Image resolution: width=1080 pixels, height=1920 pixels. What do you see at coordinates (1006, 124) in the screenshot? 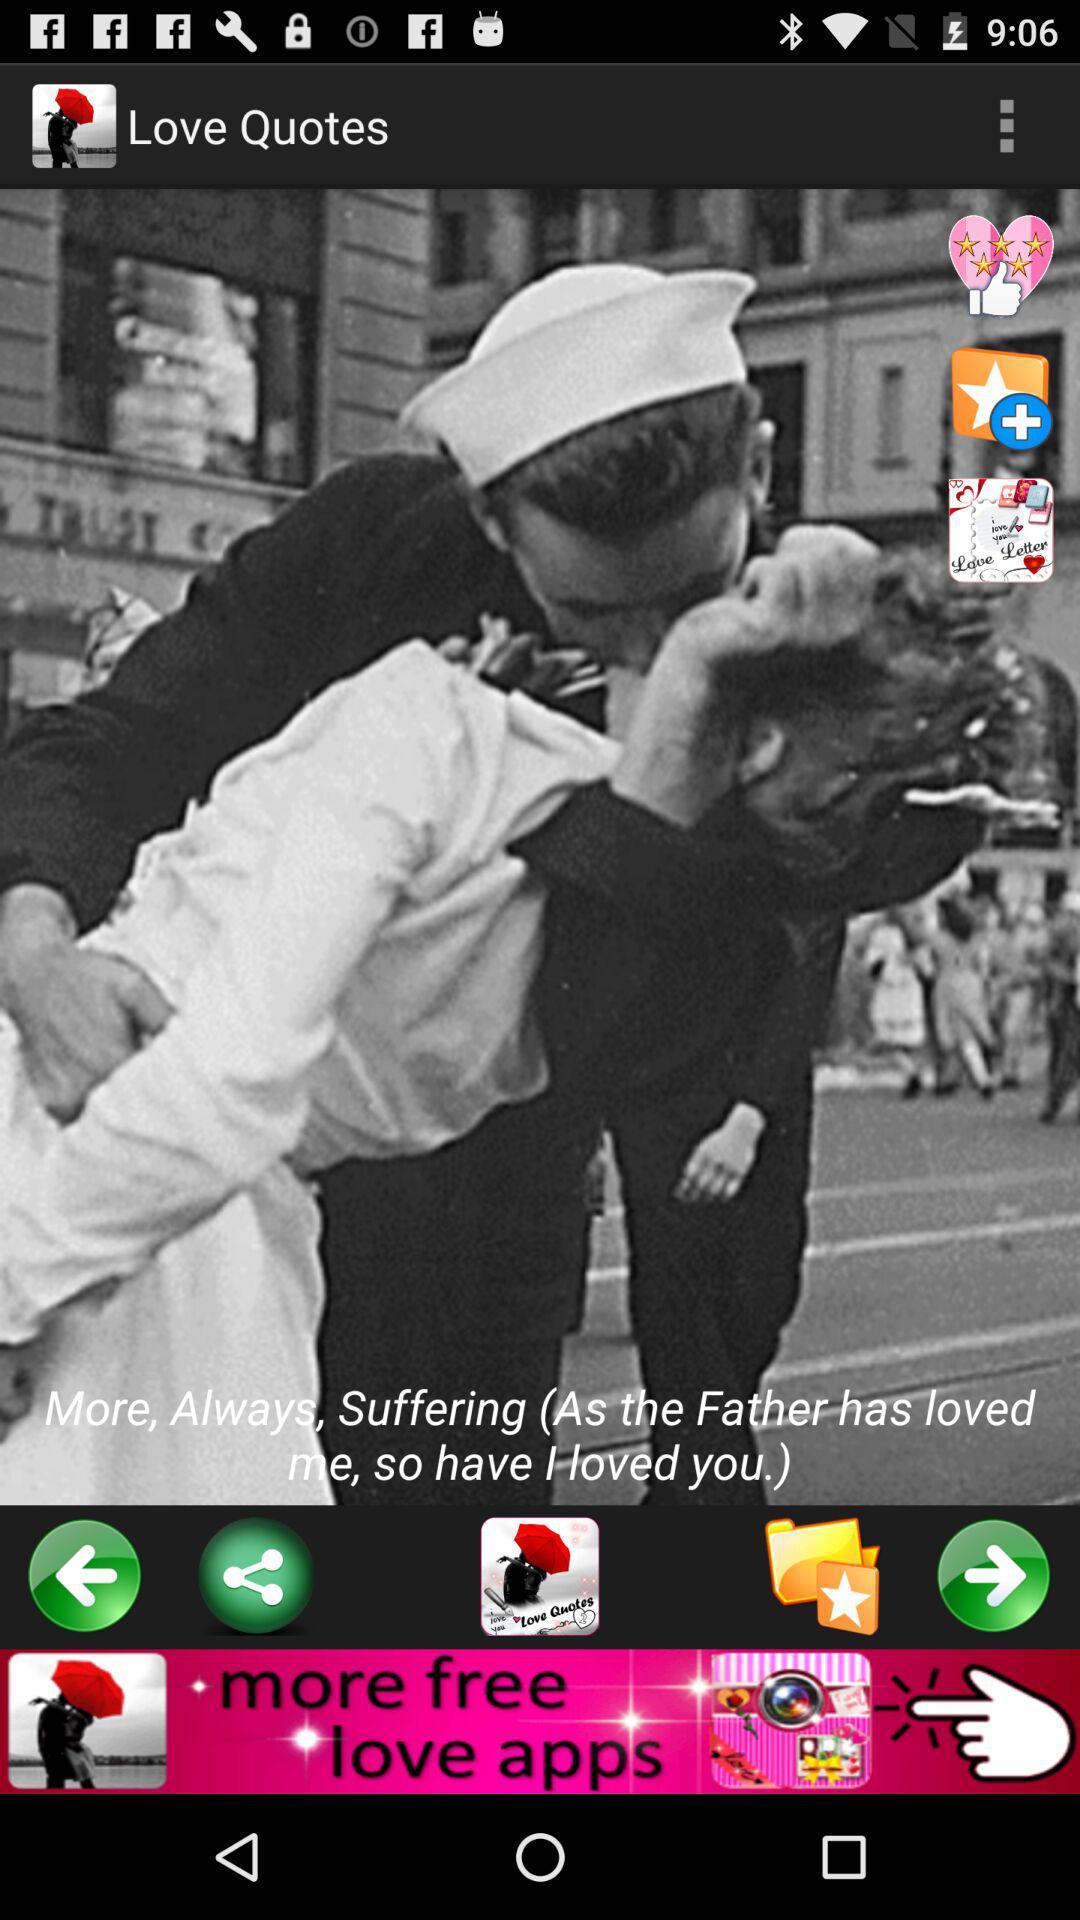
I see `item next to the love quotes app` at bounding box center [1006, 124].